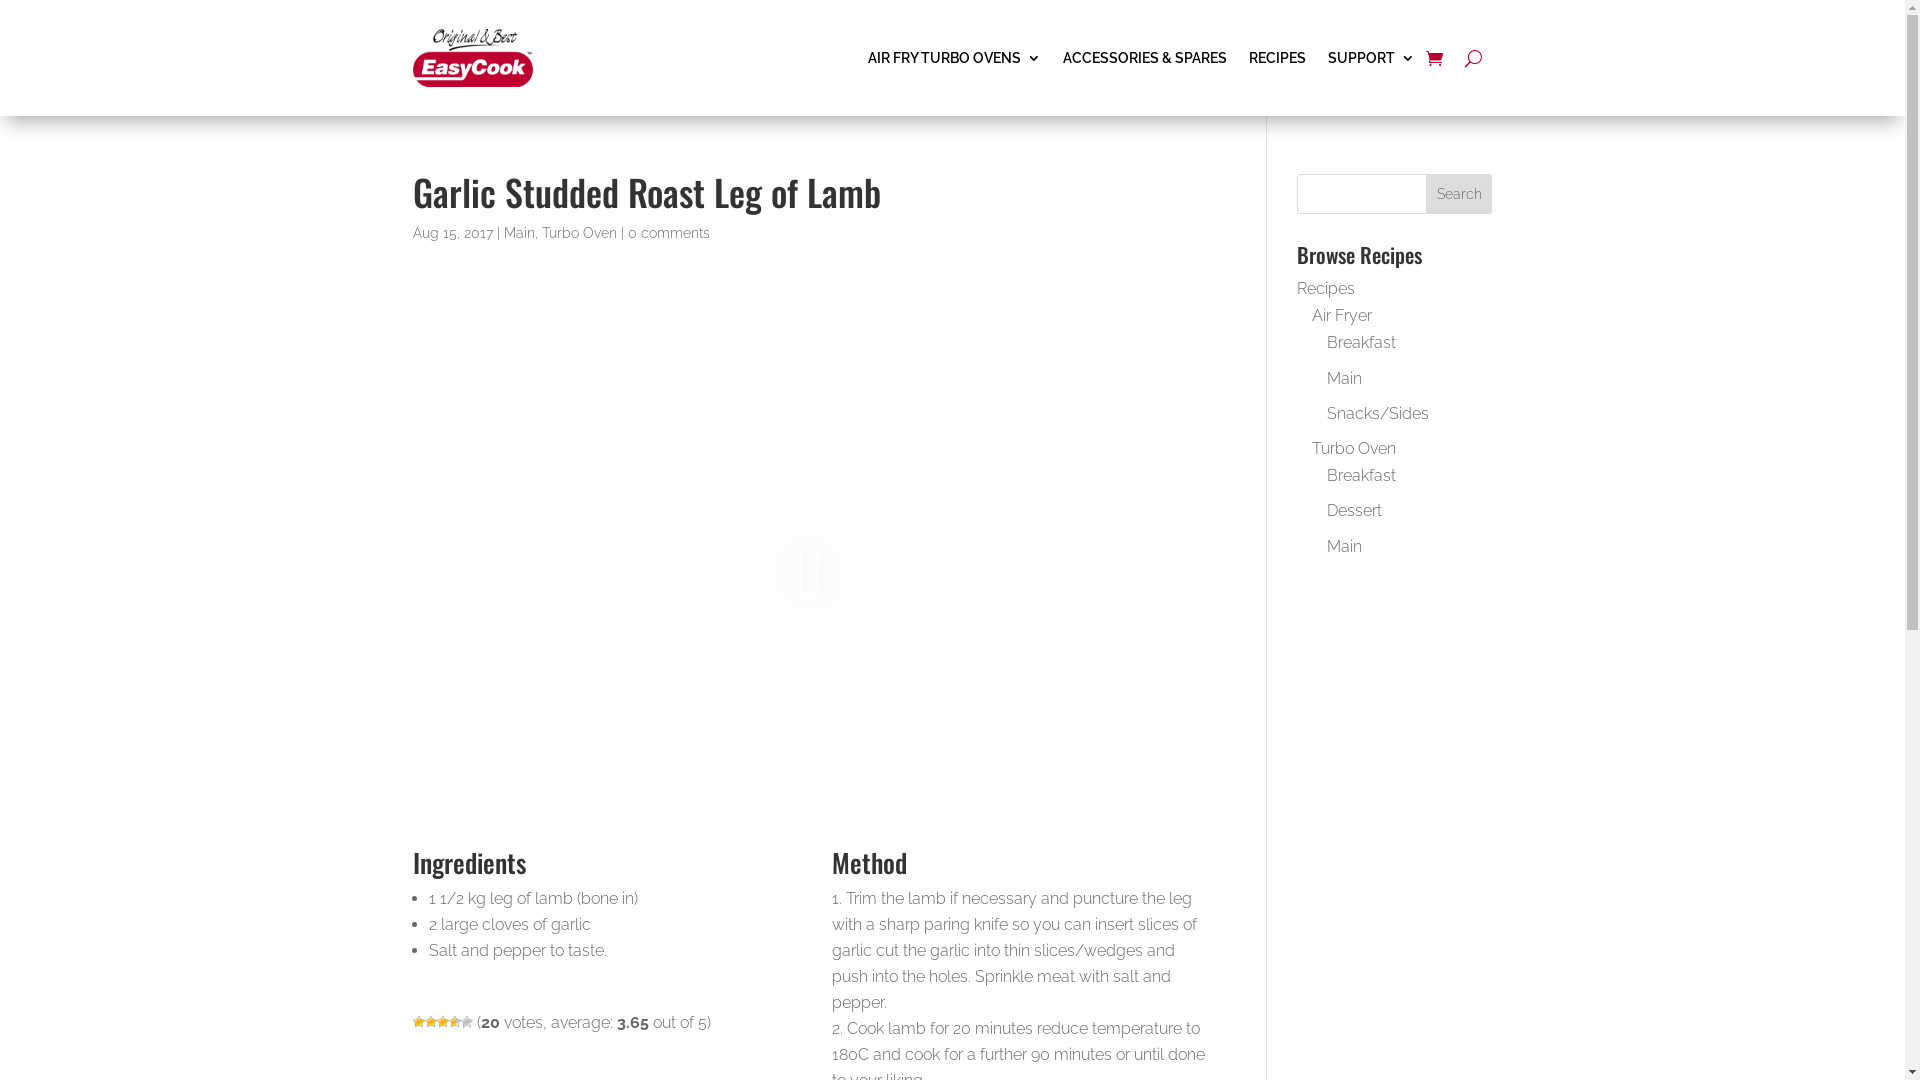  What do you see at coordinates (429, 1022) in the screenshot?
I see `'2 Stars'` at bounding box center [429, 1022].